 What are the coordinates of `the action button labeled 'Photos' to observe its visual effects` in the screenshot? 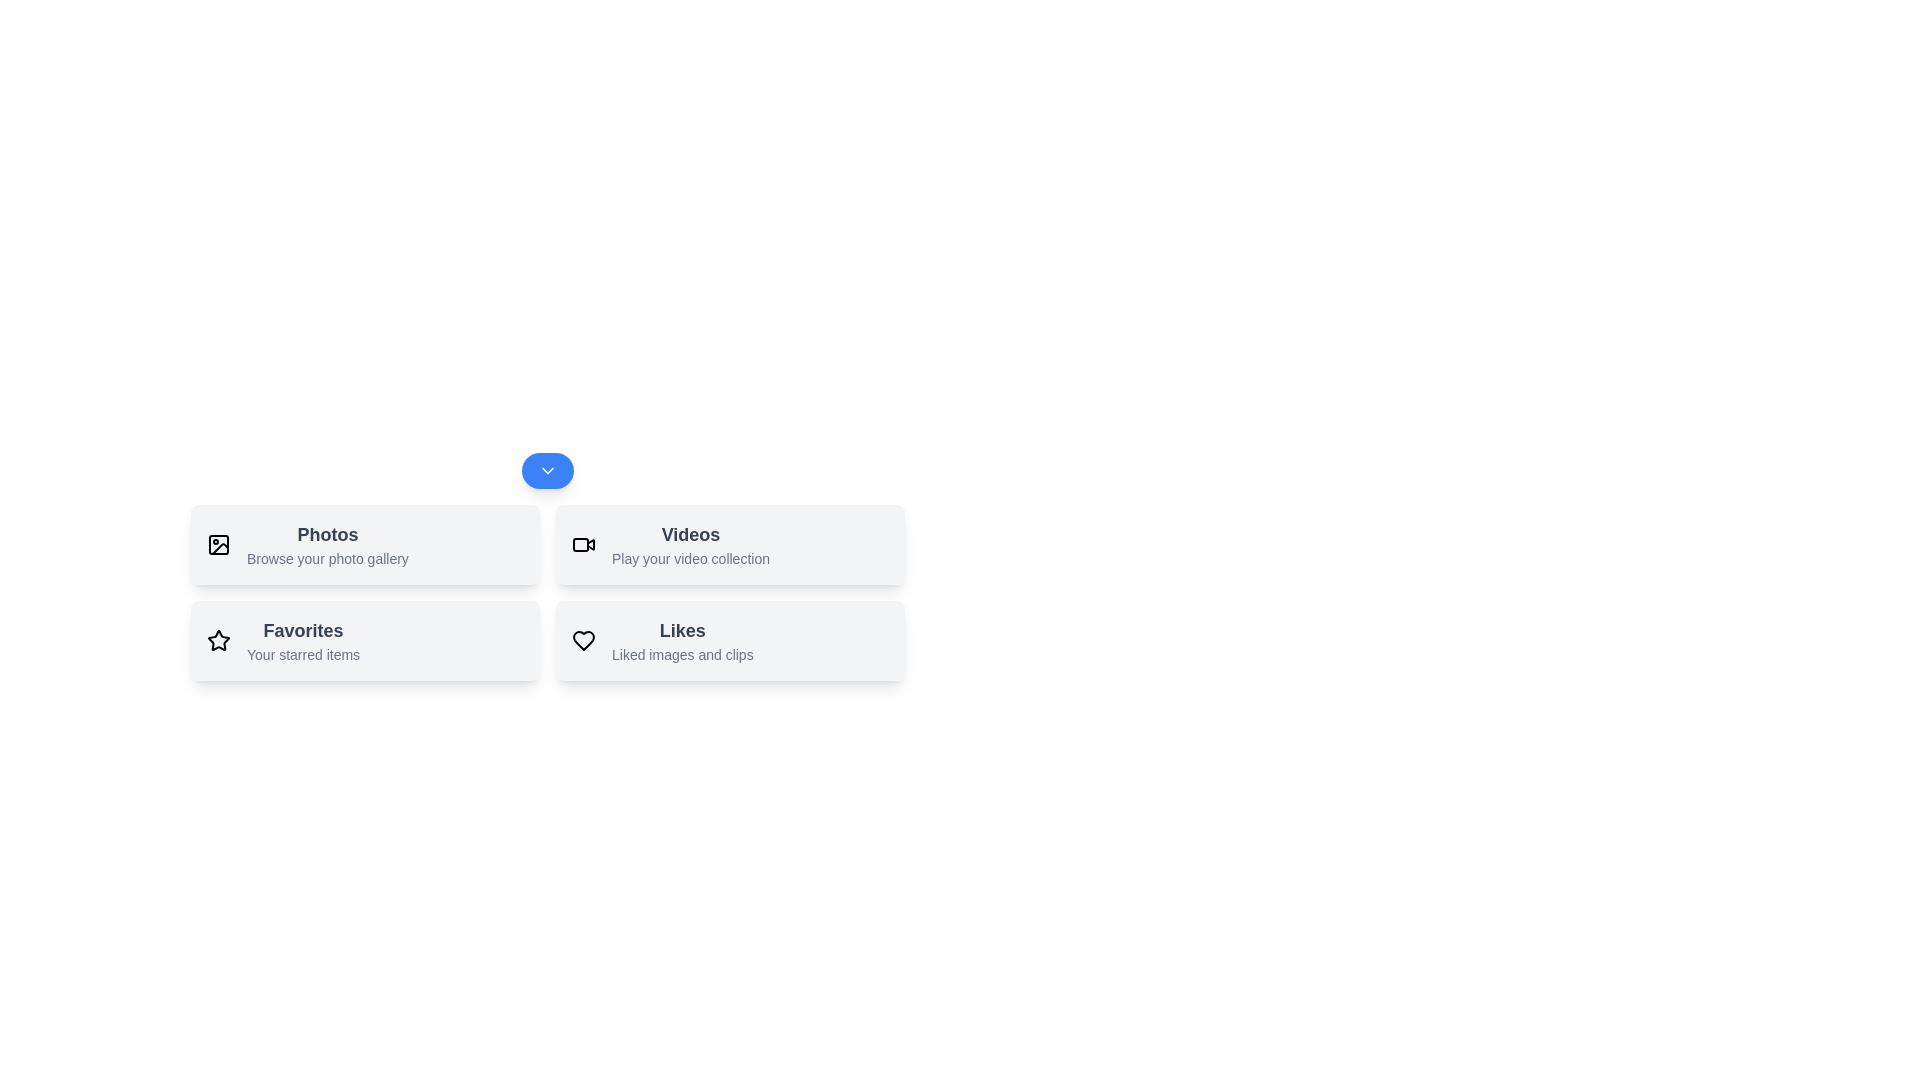 It's located at (365, 544).